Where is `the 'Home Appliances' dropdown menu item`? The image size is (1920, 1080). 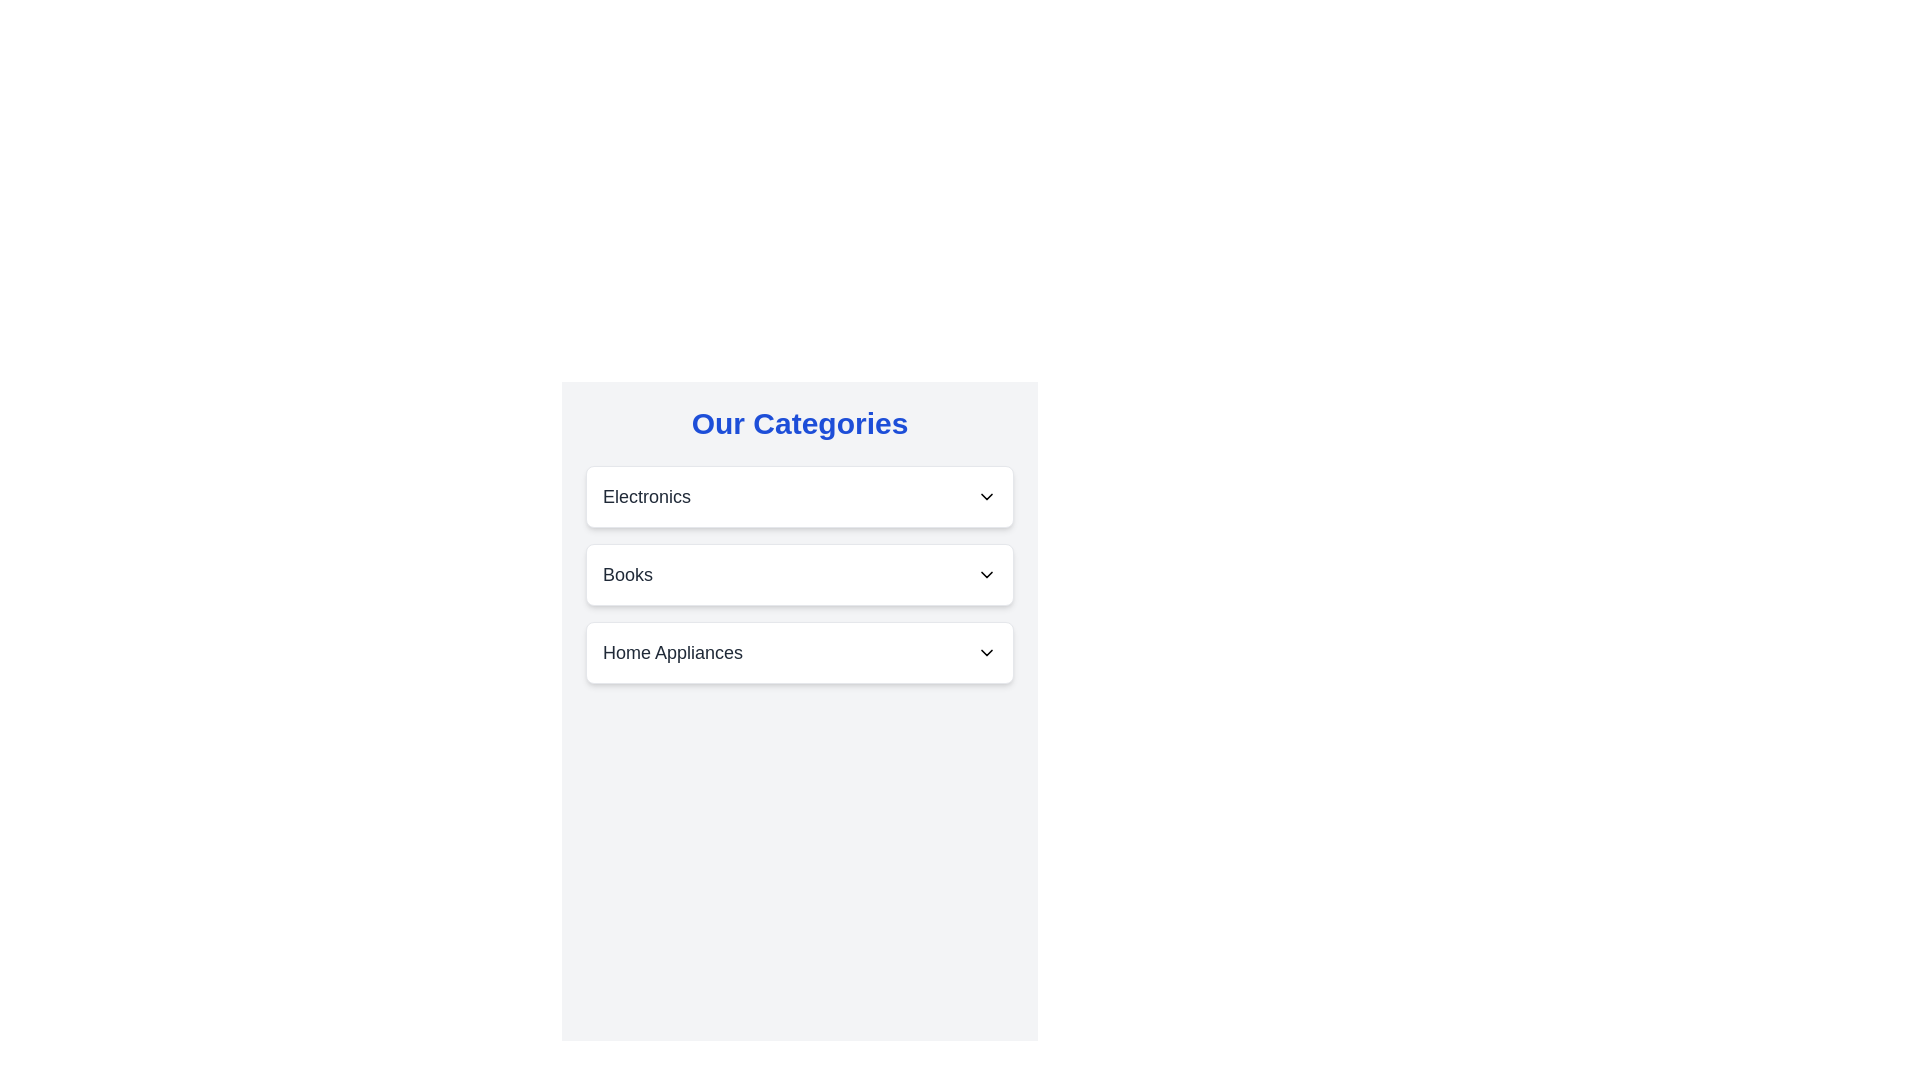
the 'Home Appliances' dropdown menu item is located at coordinates (800, 652).